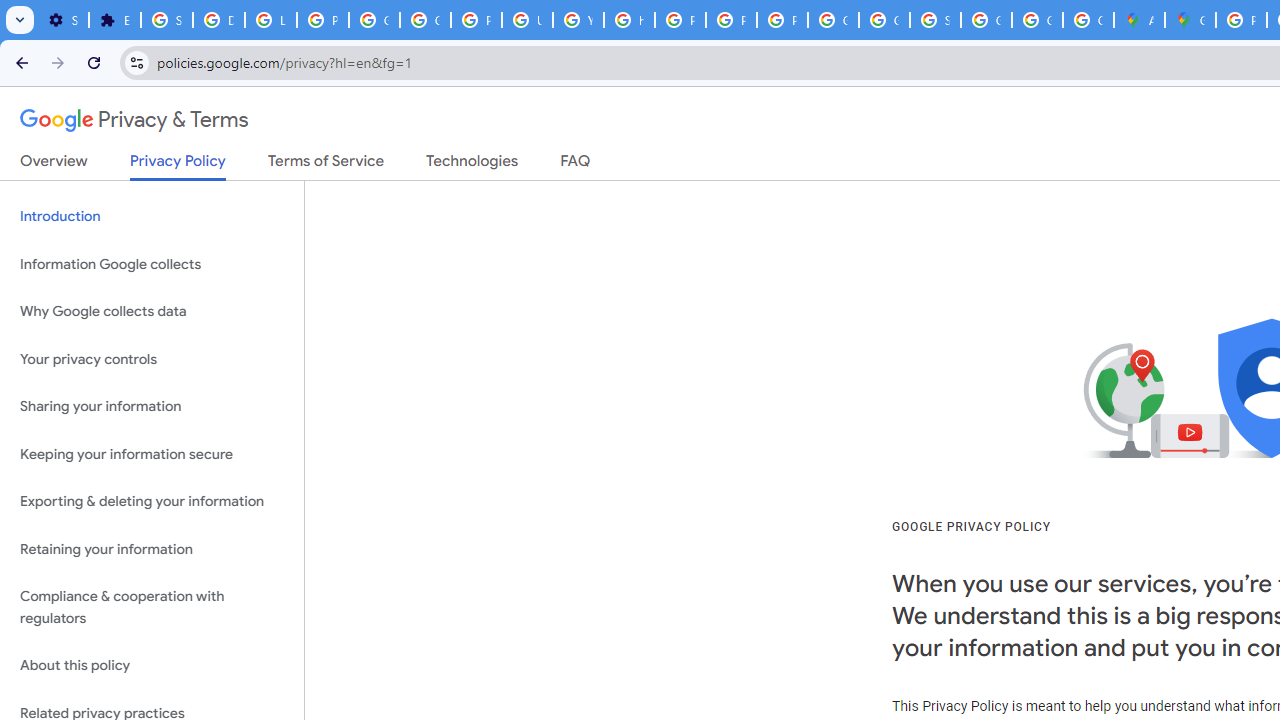 This screenshot has width=1280, height=720. I want to click on 'Overview', so click(54, 164).